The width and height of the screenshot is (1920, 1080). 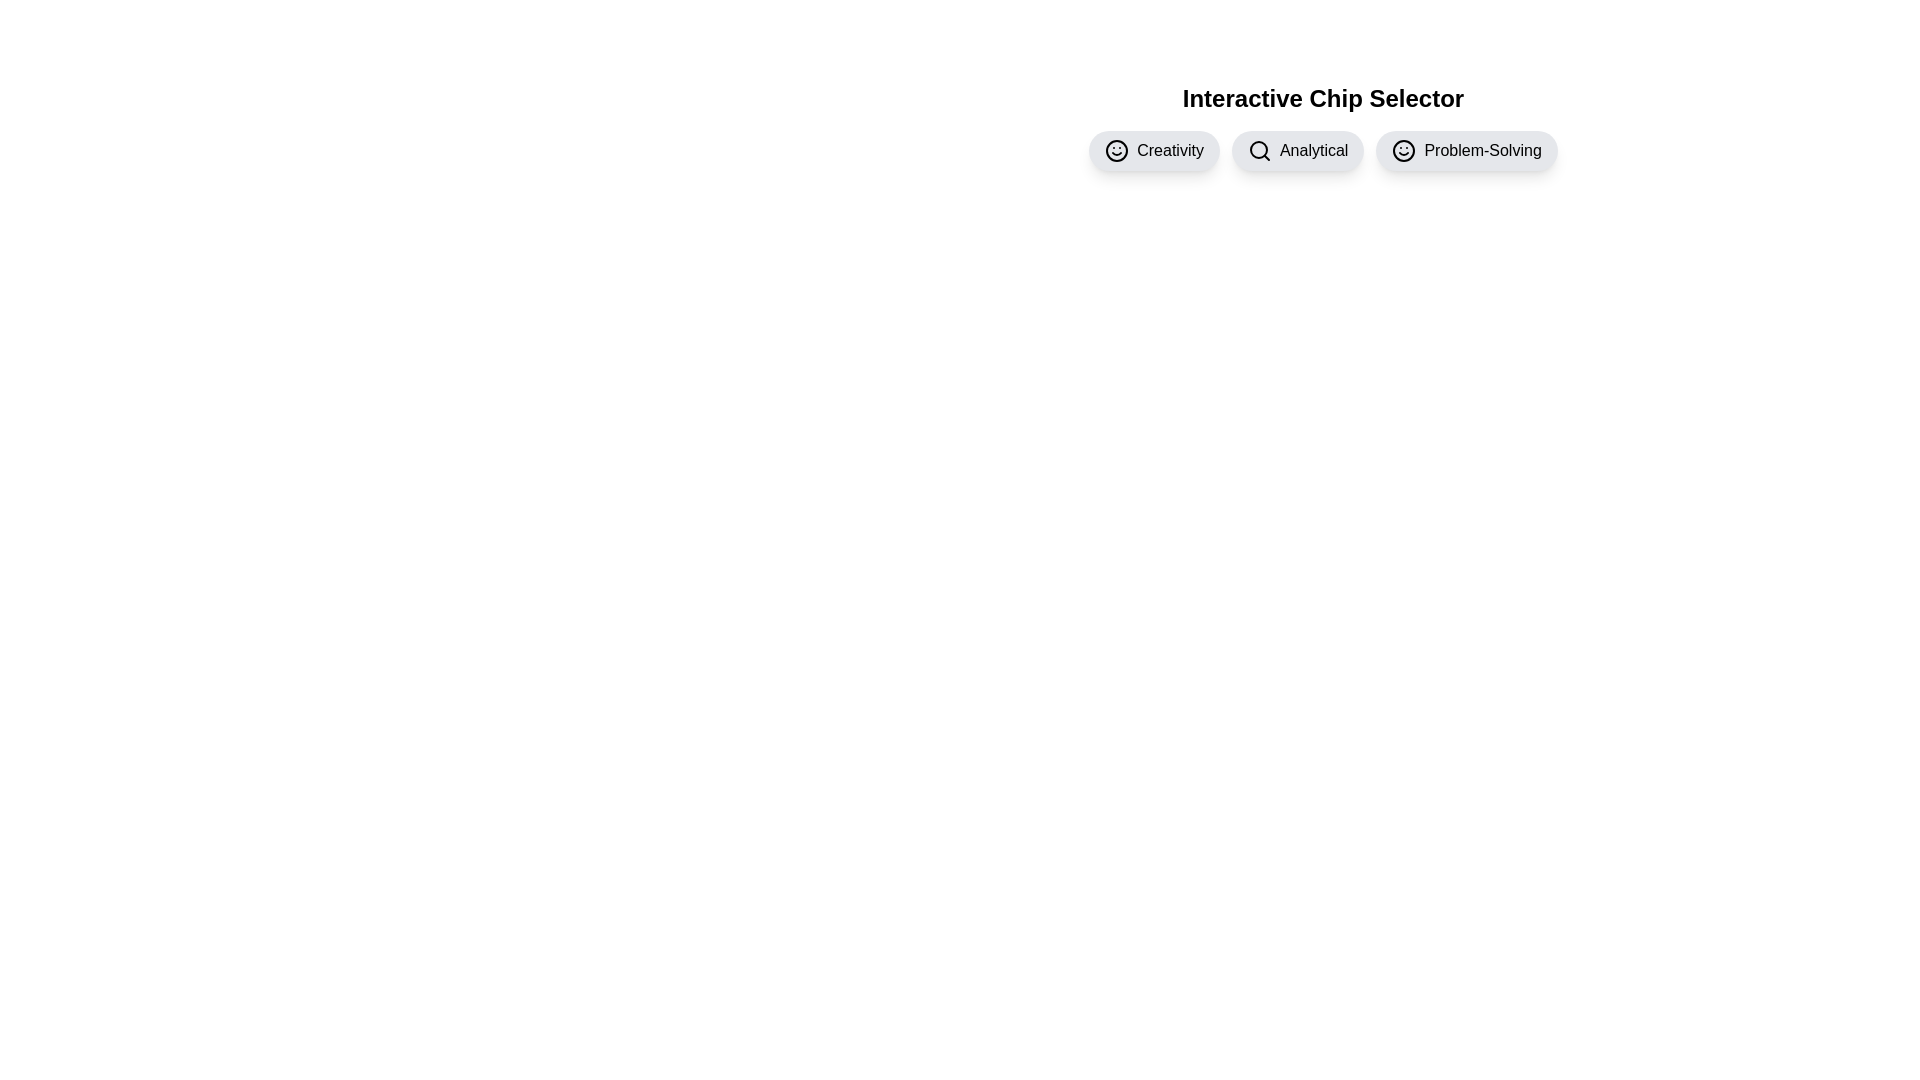 What do you see at coordinates (1154, 149) in the screenshot?
I see `the chip labeled Creativity by clicking on it` at bounding box center [1154, 149].